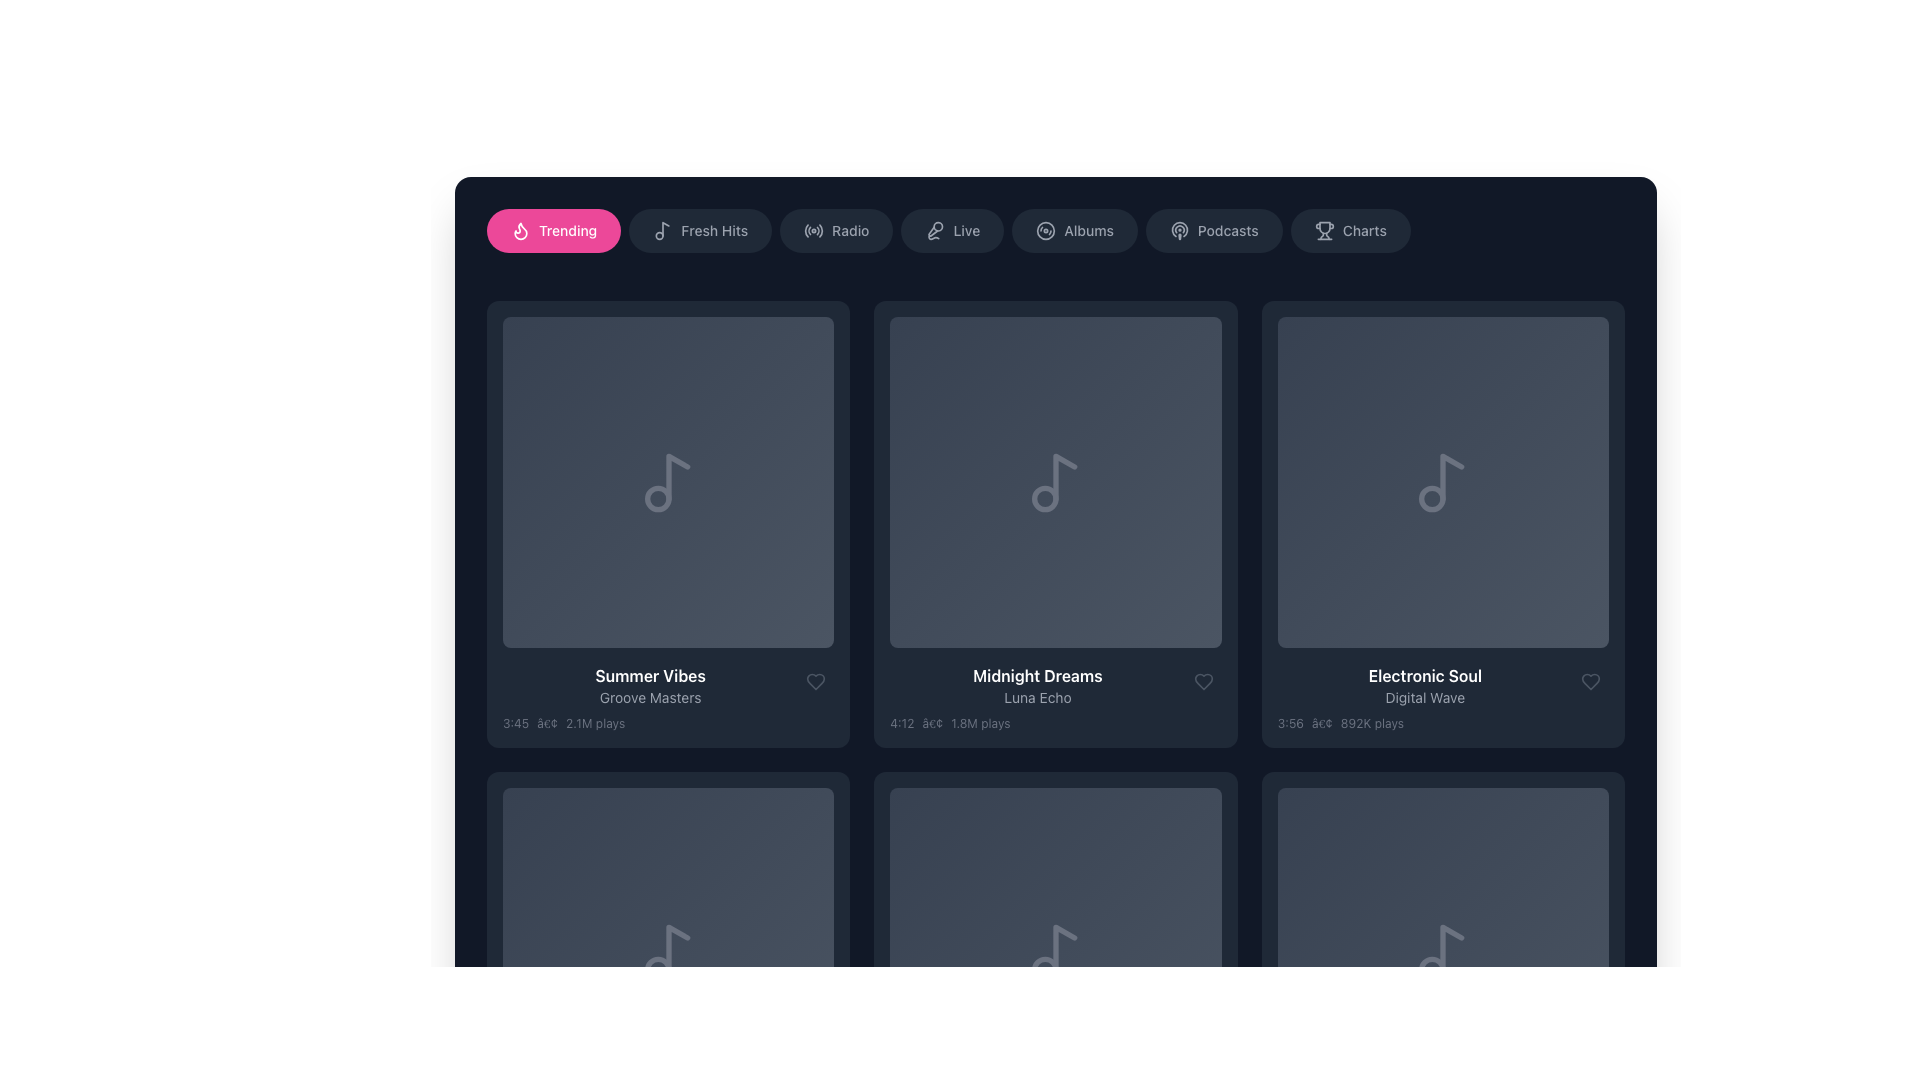 Image resolution: width=1920 pixels, height=1080 pixels. I want to click on the flame icon with a pink fill color and stroke-based design, located to the left of the 'Trending' text label, so click(521, 230).